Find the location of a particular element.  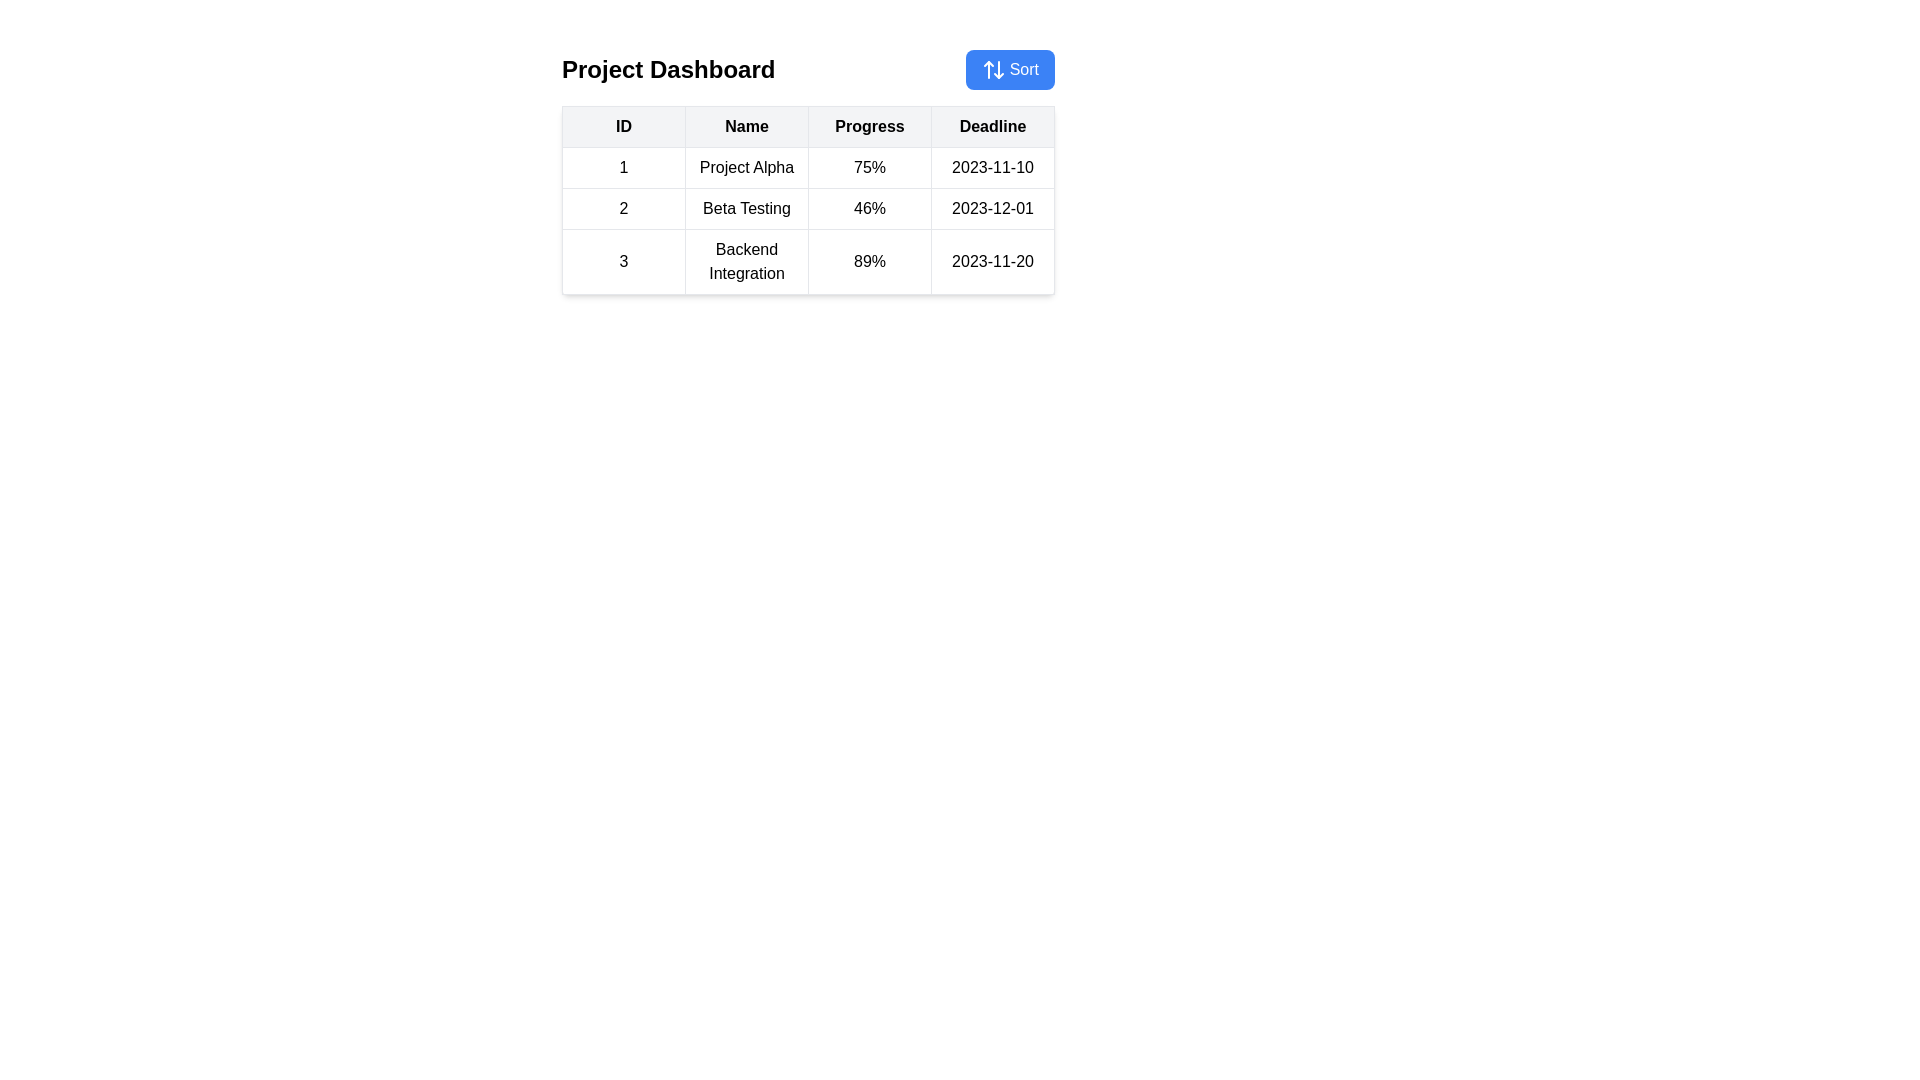

text label that says 'Backend Integration' located in the second column of the table row with ID '3' is located at coordinates (746, 261).